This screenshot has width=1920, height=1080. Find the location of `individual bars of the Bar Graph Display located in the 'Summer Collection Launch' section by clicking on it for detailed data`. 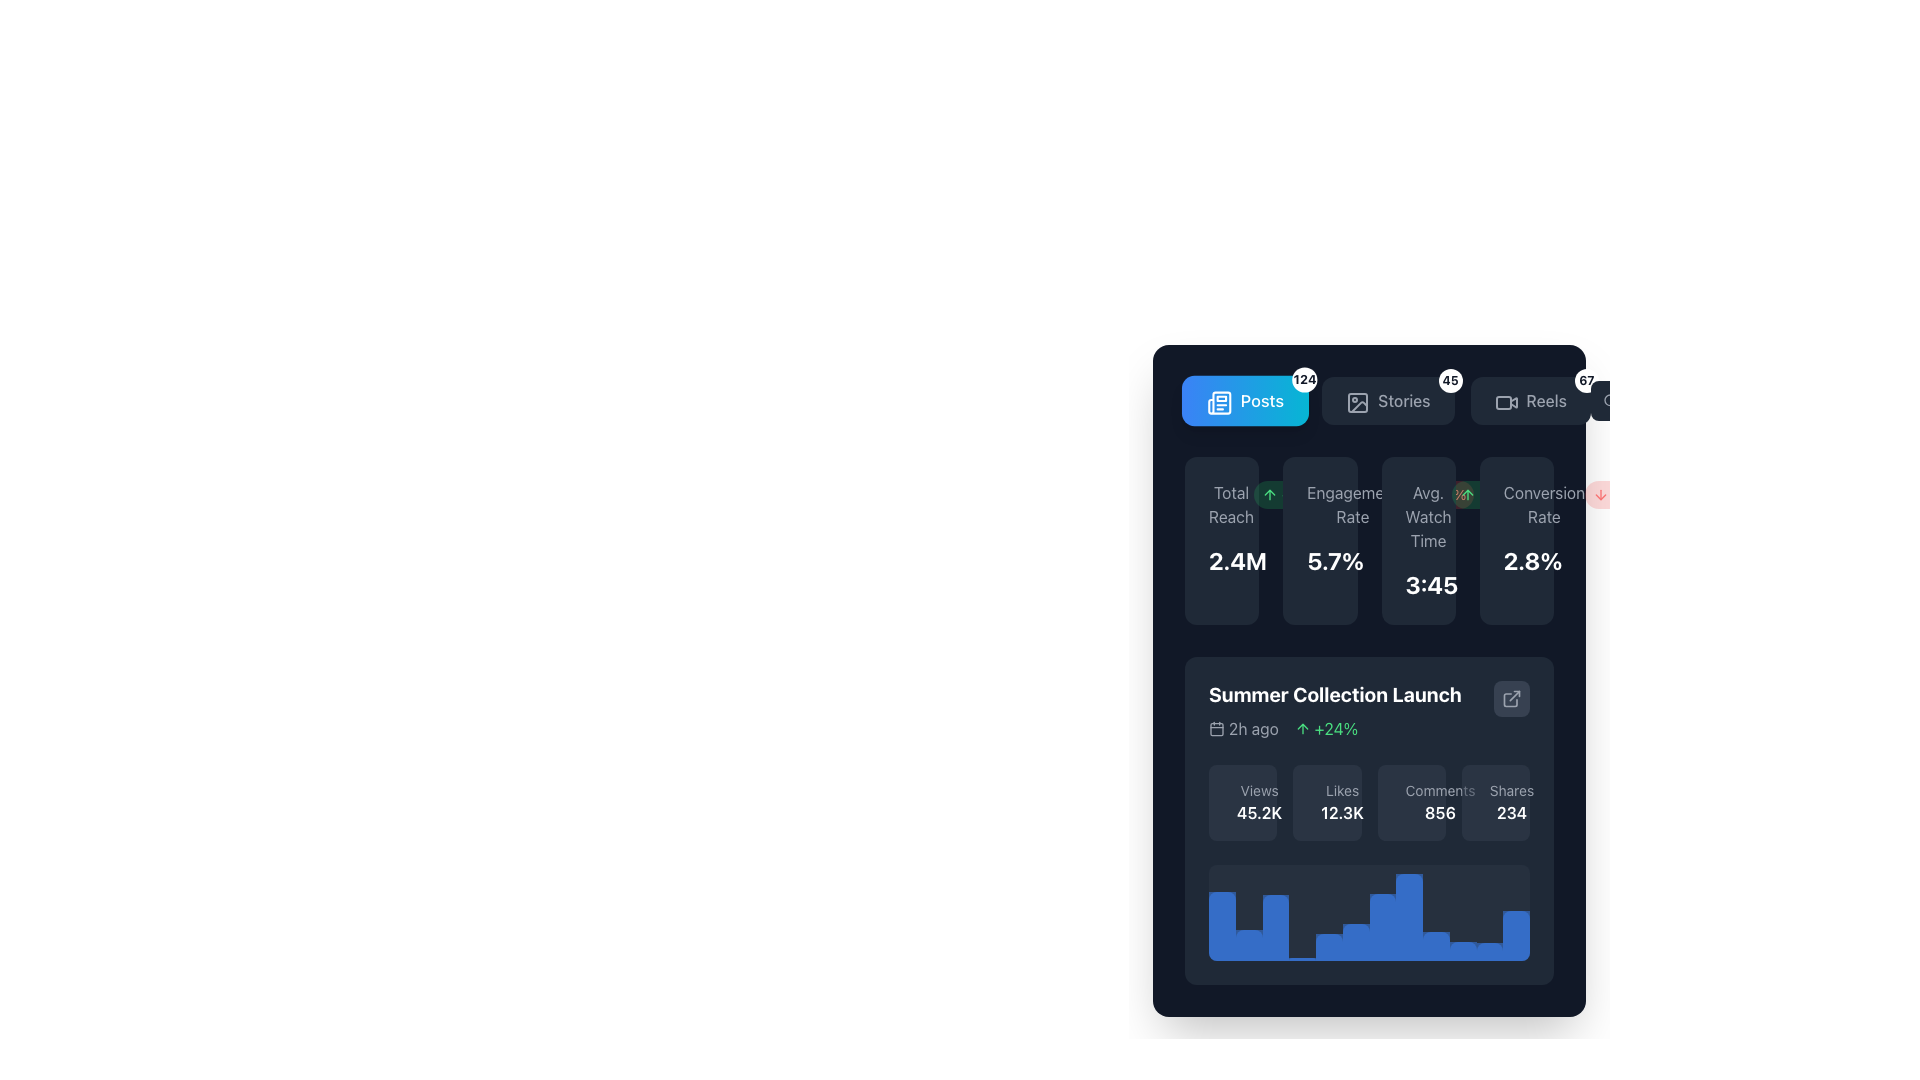

individual bars of the Bar Graph Display located in the 'Summer Collection Launch' section by clicking on it for detailed data is located at coordinates (1368, 913).